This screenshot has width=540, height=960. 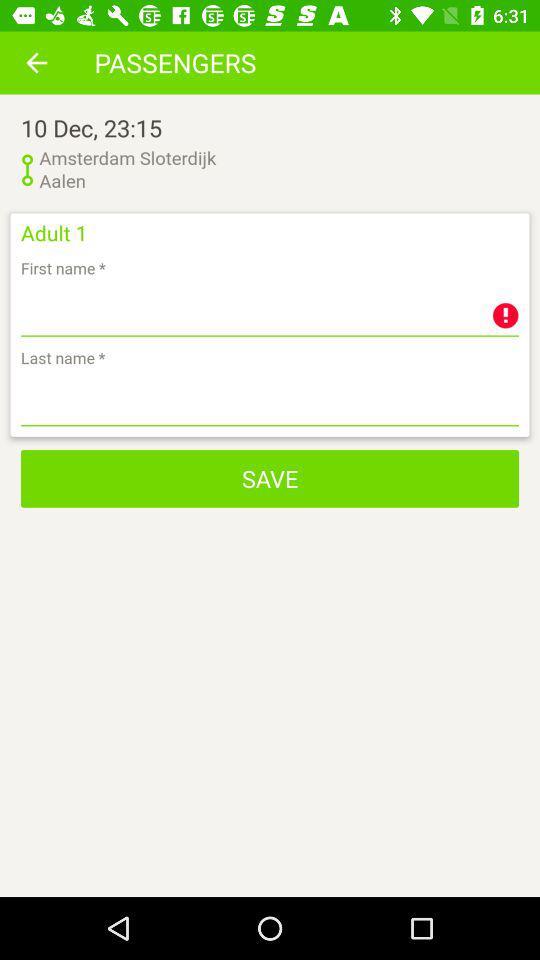 I want to click on last name, so click(x=270, y=399).